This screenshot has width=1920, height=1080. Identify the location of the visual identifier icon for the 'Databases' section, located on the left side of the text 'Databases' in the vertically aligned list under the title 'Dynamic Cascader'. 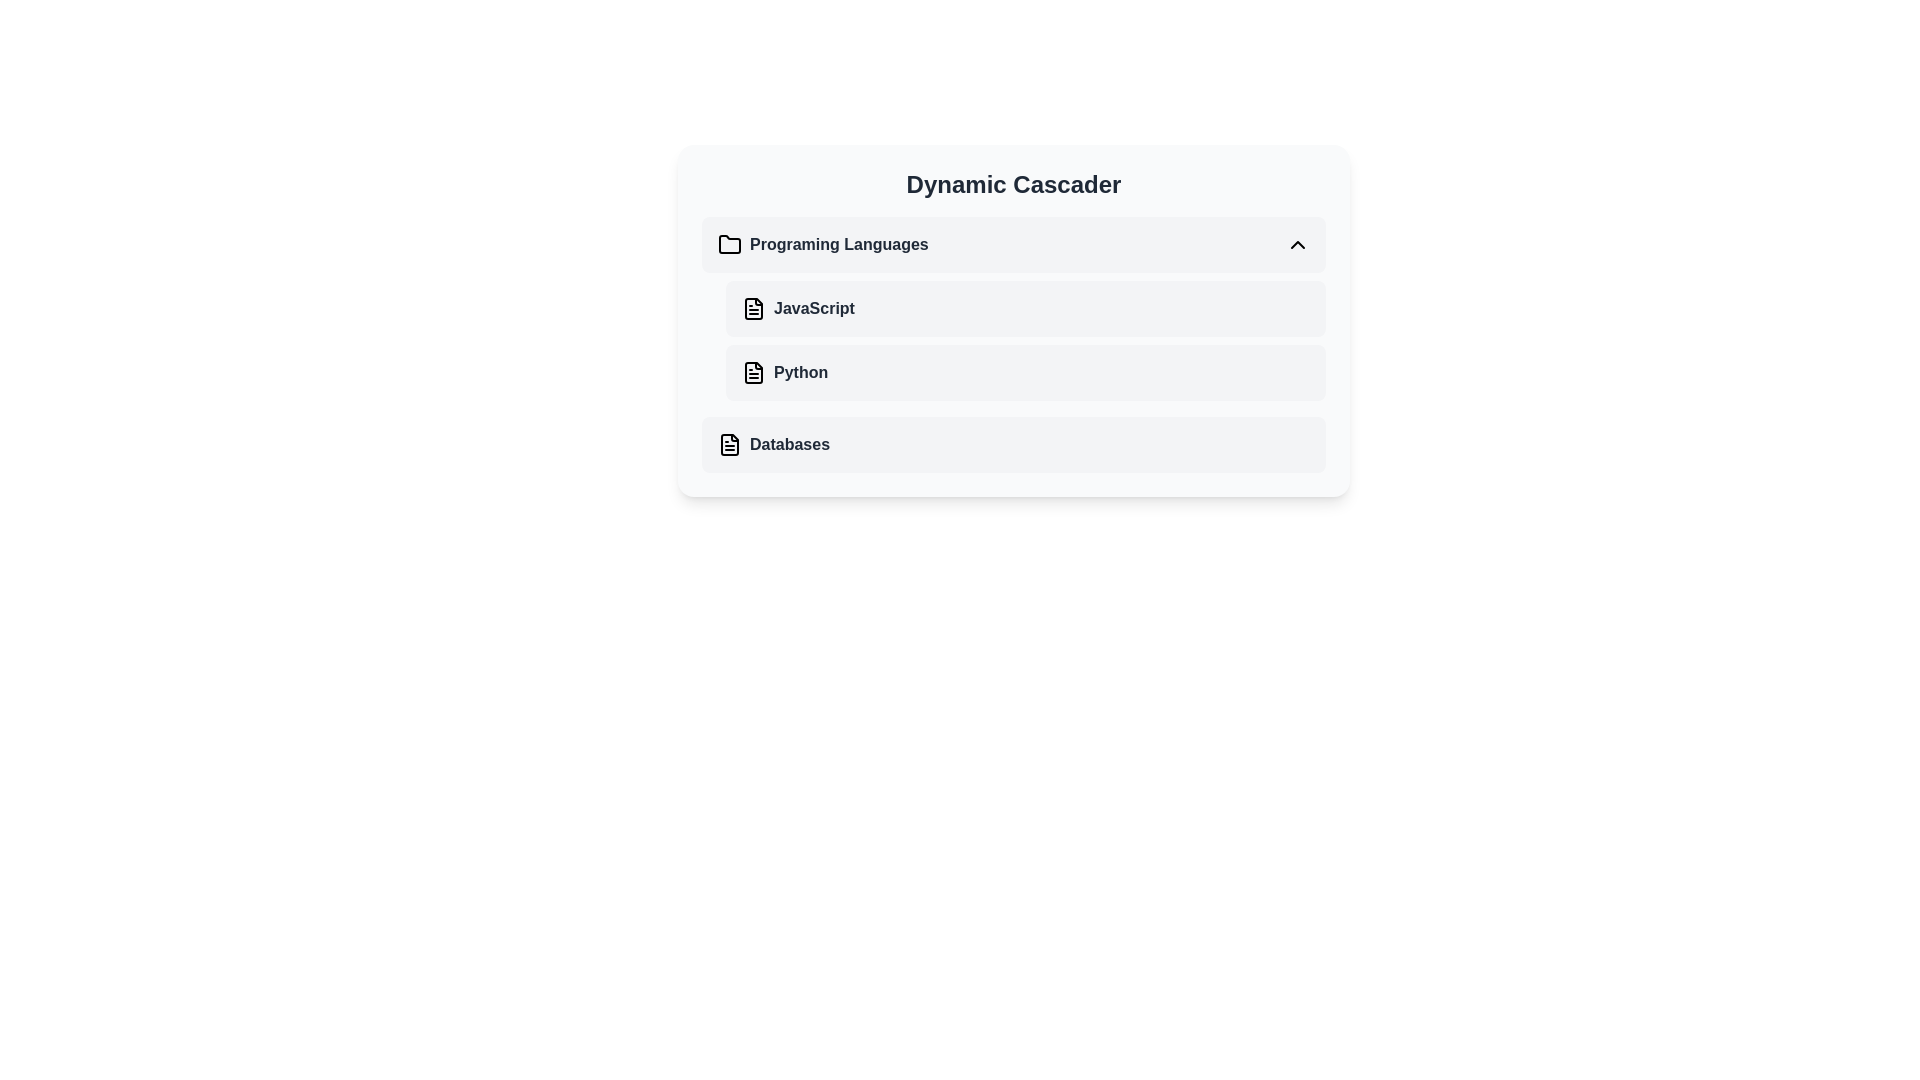
(728, 443).